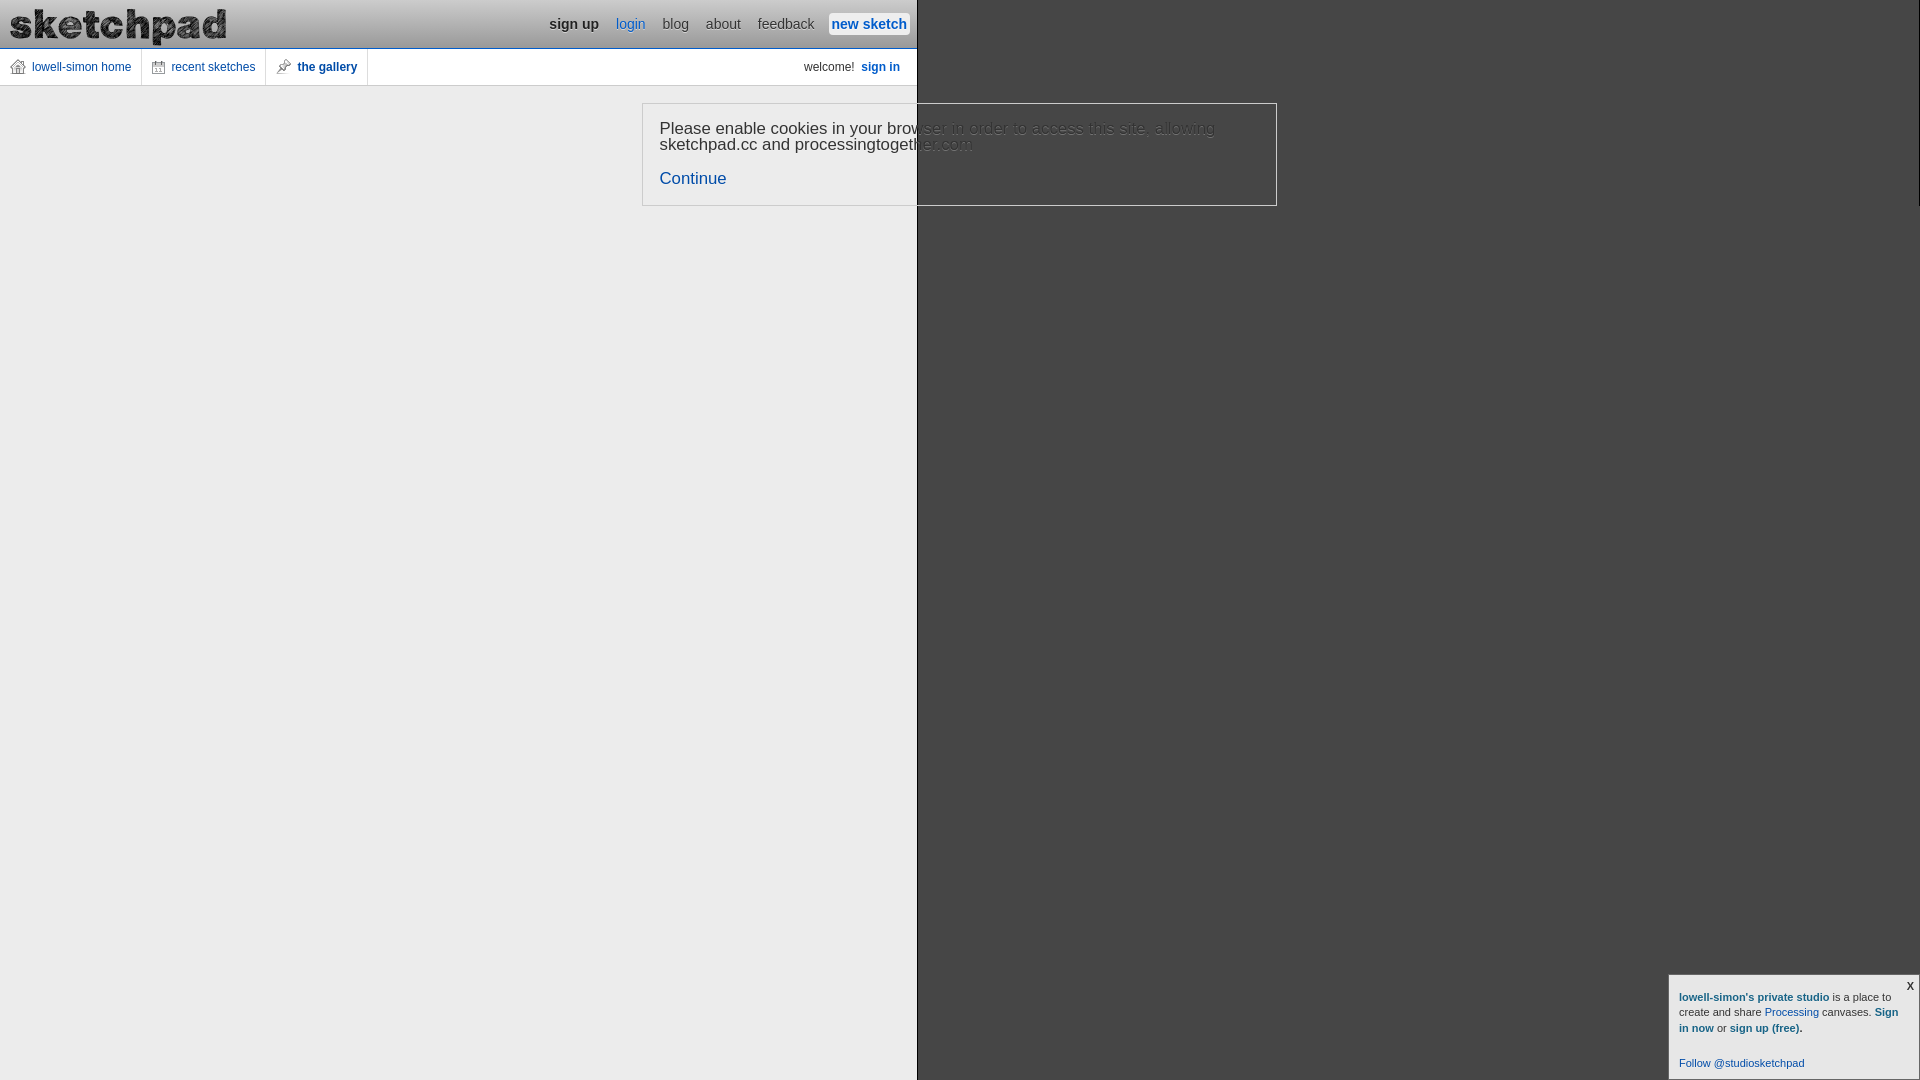  I want to click on 'lowell-simon's private studio', so click(1755, 996).